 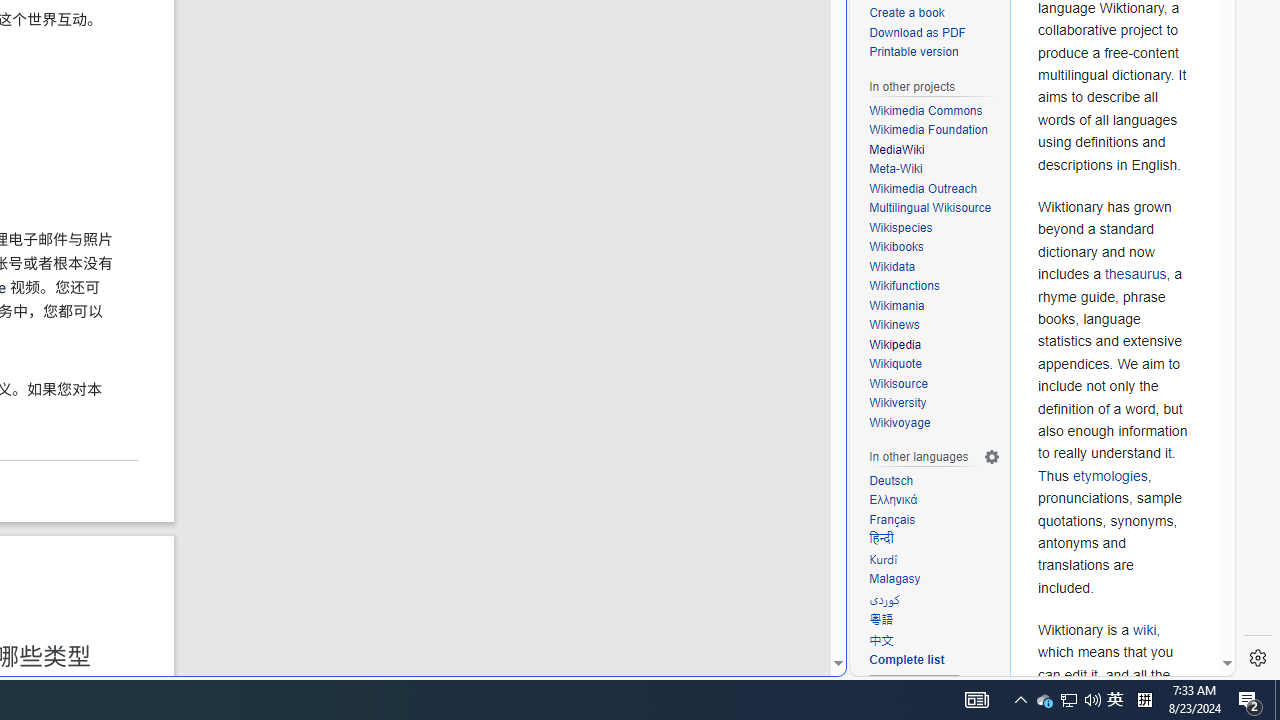 What do you see at coordinates (934, 422) in the screenshot?
I see `'Wikivoyage'` at bounding box center [934, 422].